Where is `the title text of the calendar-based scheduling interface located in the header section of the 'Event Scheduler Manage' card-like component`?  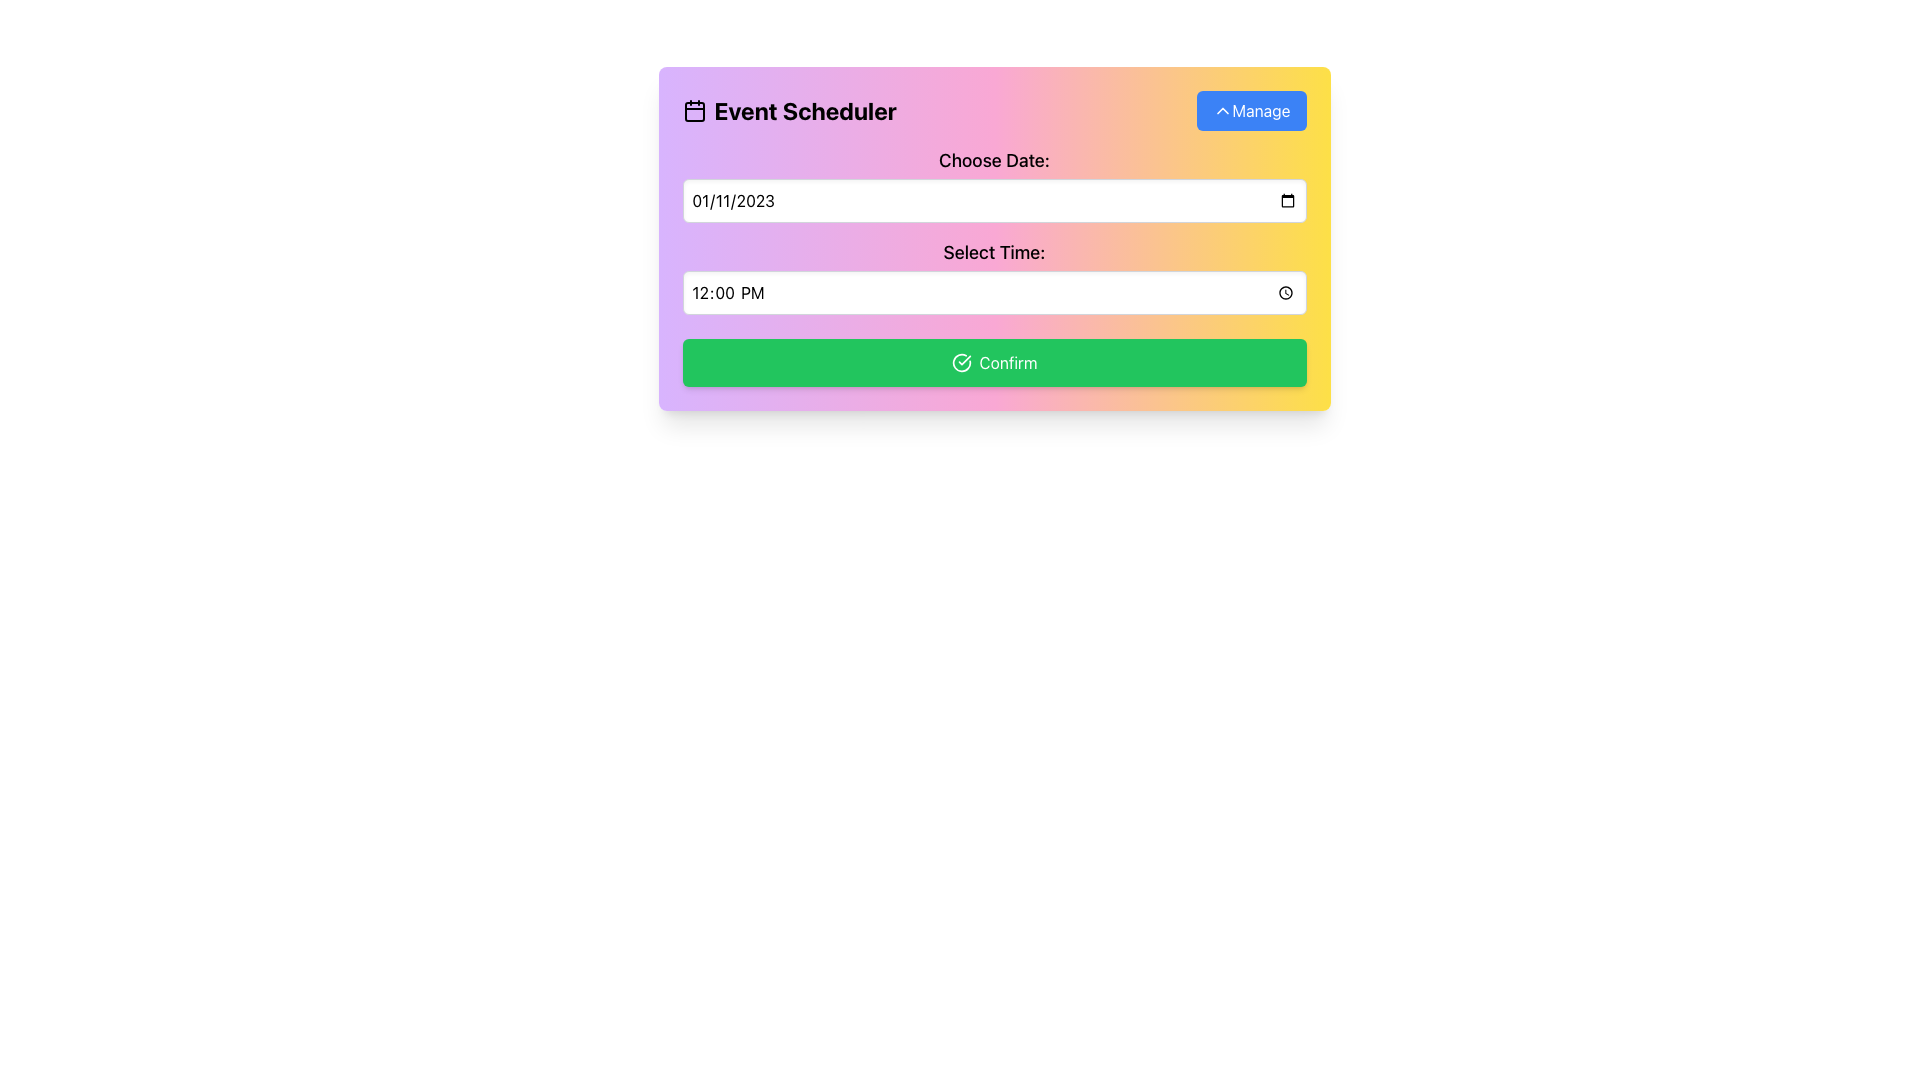
the title text of the calendar-based scheduling interface located in the header section of the 'Event Scheduler Manage' card-like component is located at coordinates (788, 111).